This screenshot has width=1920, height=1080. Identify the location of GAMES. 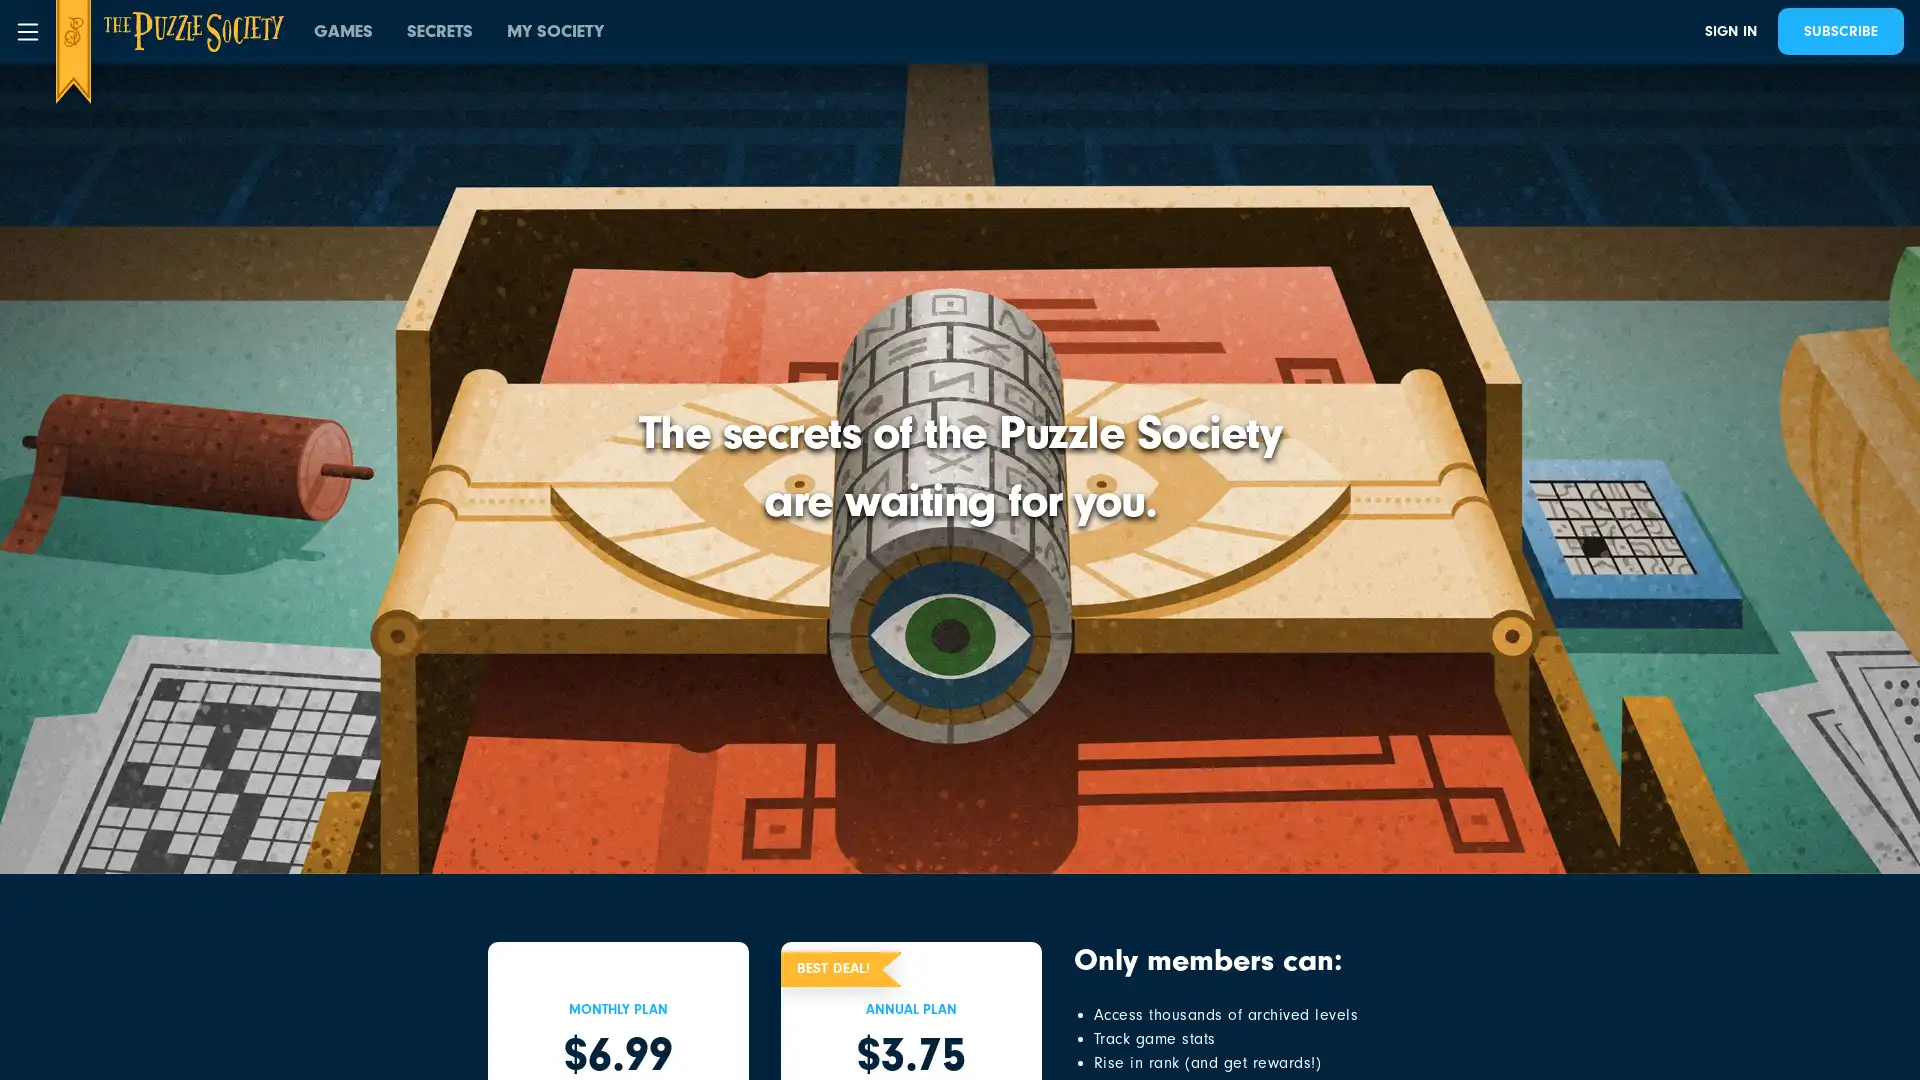
(343, 31).